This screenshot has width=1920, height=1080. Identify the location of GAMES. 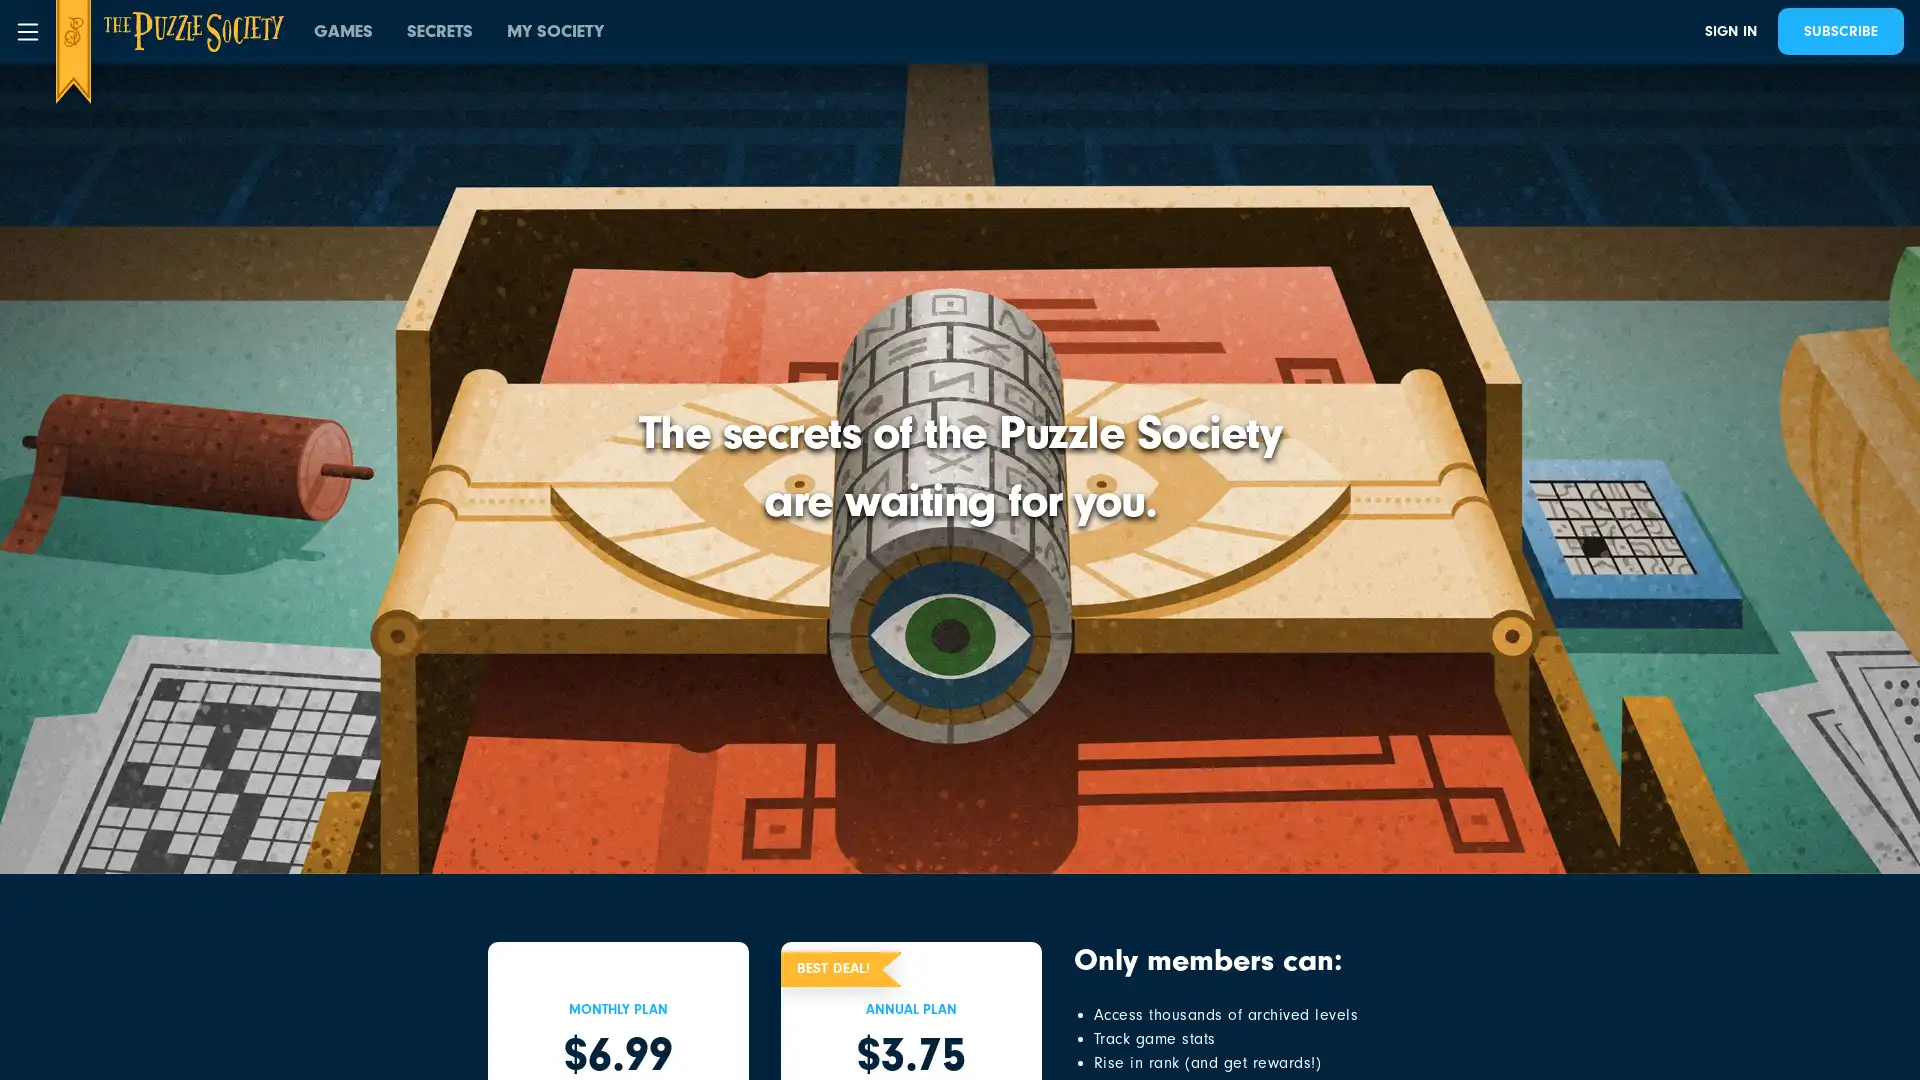
(343, 31).